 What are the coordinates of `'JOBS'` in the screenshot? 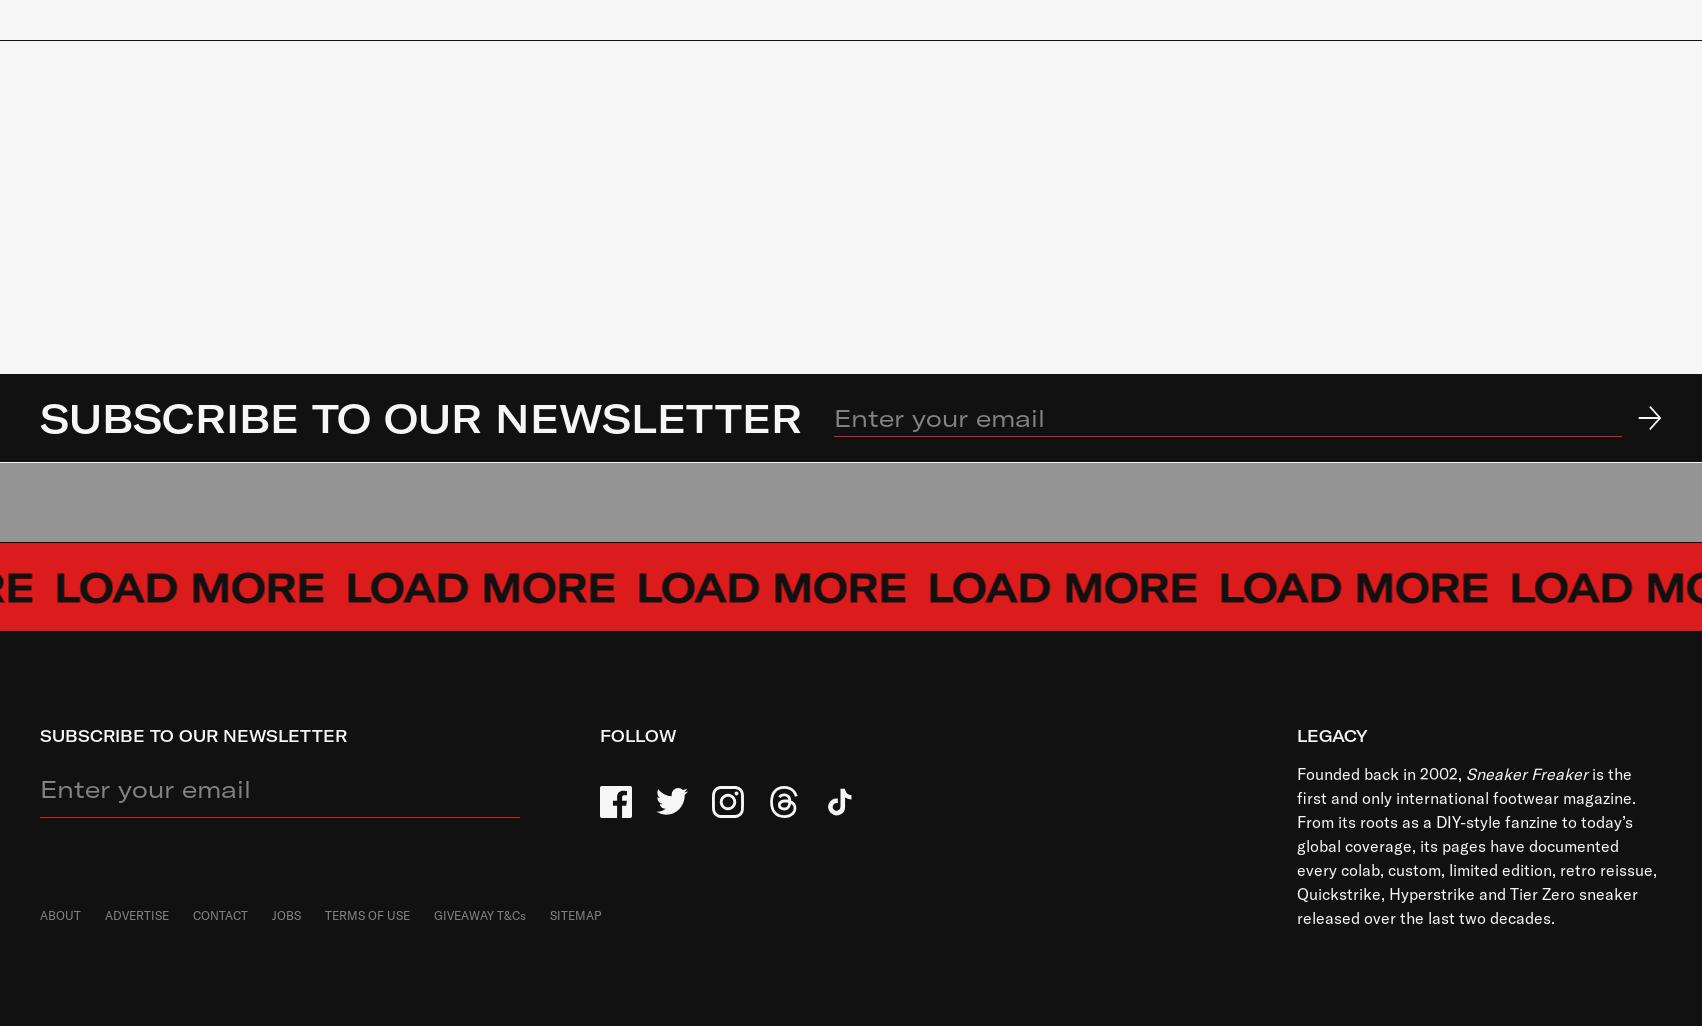 It's located at (286, 914).